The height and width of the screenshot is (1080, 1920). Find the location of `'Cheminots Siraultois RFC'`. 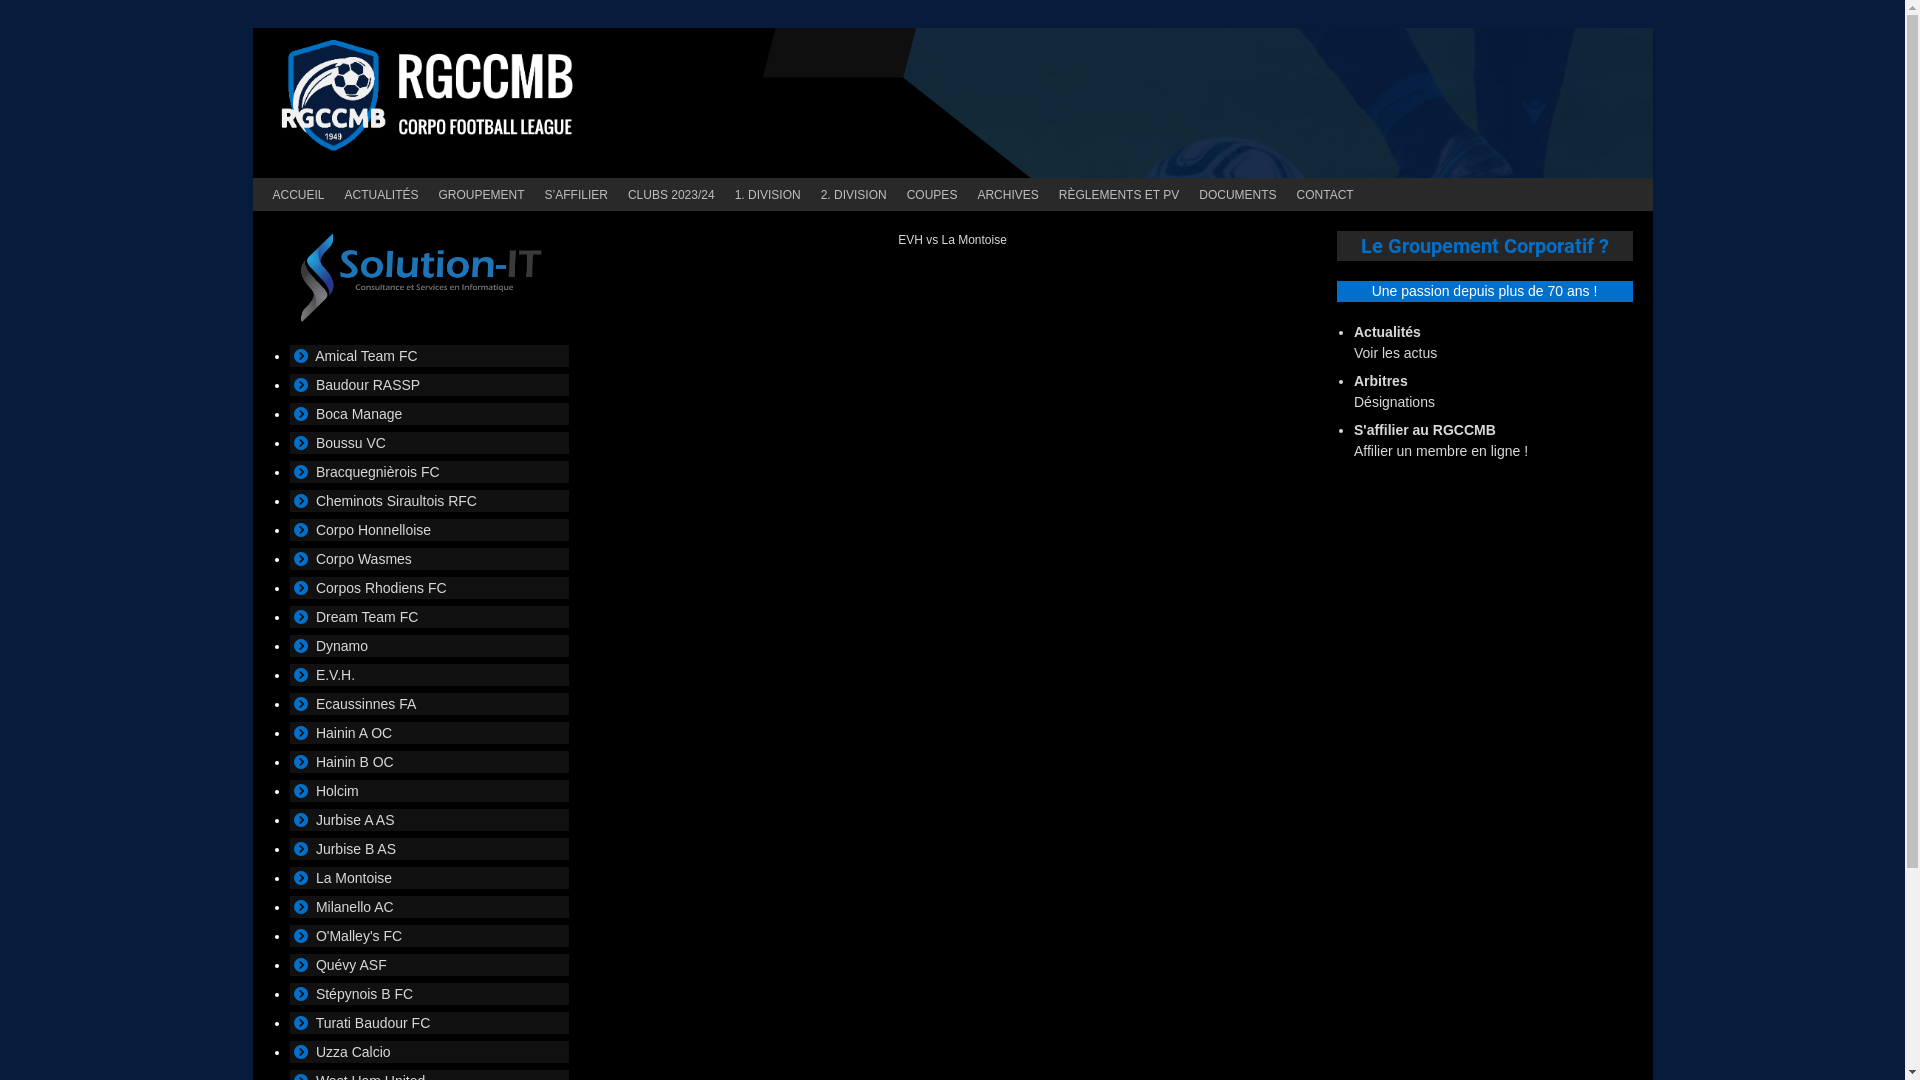

'Cheminots Siraultois RFC' is located at coordinates (315, 500).